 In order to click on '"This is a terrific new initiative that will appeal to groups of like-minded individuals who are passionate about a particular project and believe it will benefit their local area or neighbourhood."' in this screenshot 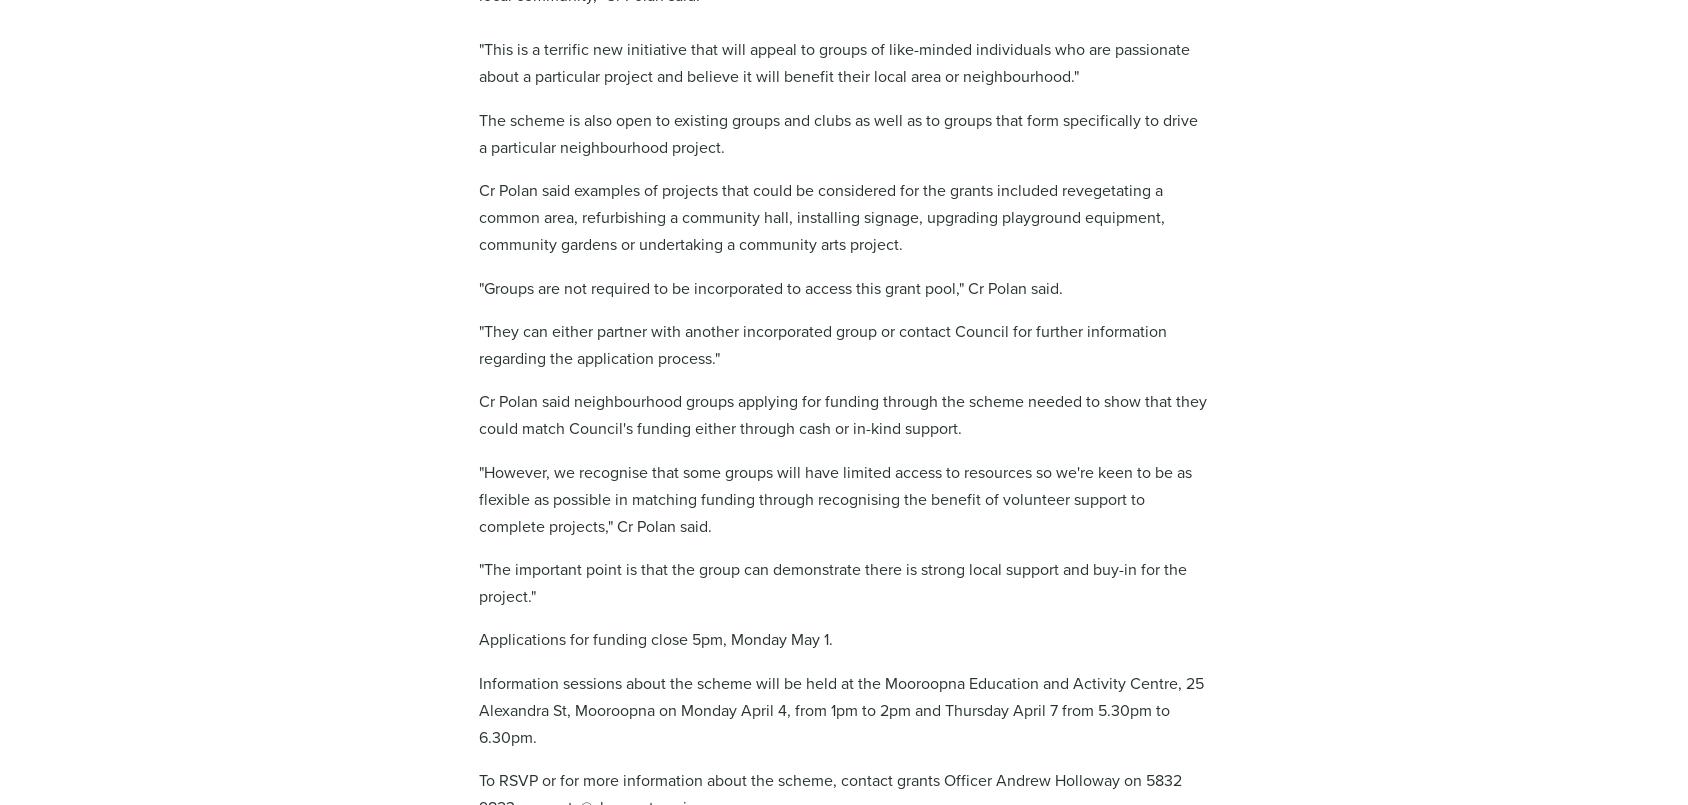, I will do `click(833, 62)`.